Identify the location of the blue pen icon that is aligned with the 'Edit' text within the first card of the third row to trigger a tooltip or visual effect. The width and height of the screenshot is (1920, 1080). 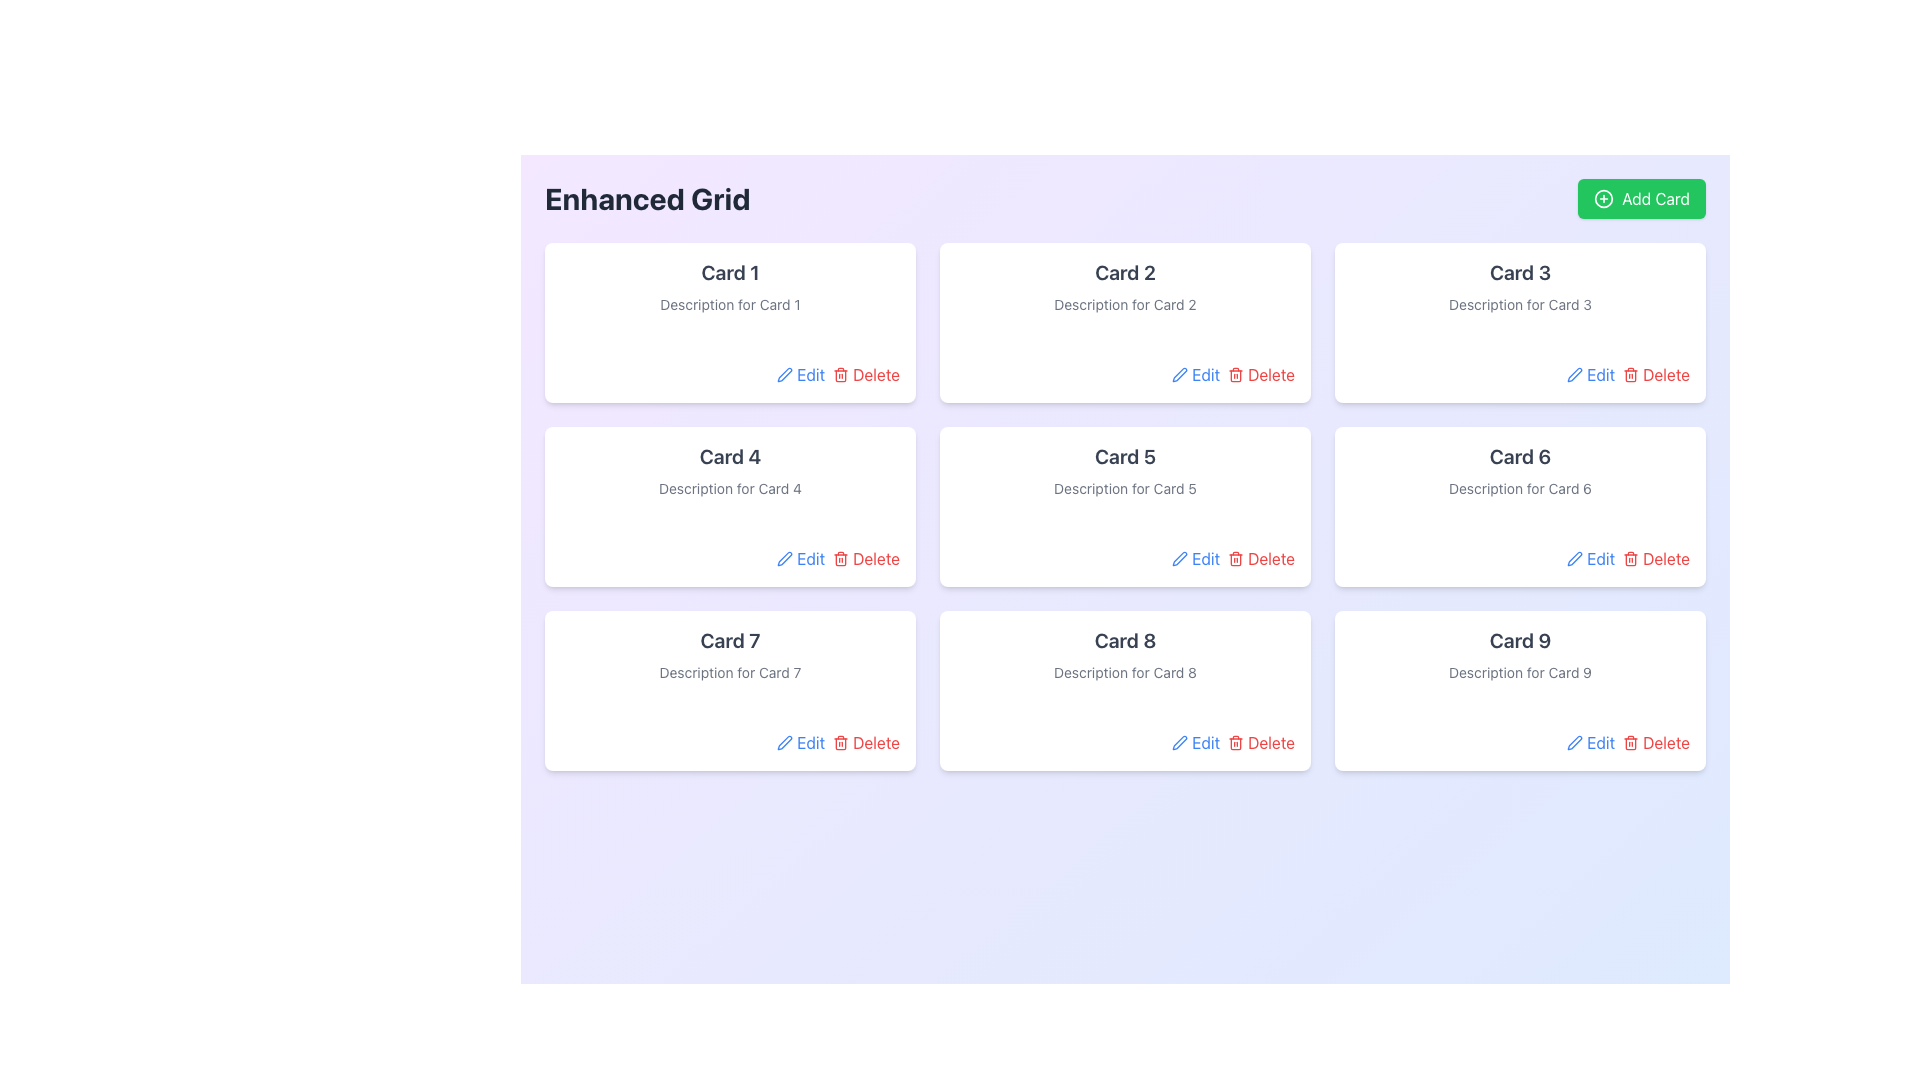
(784, 743).